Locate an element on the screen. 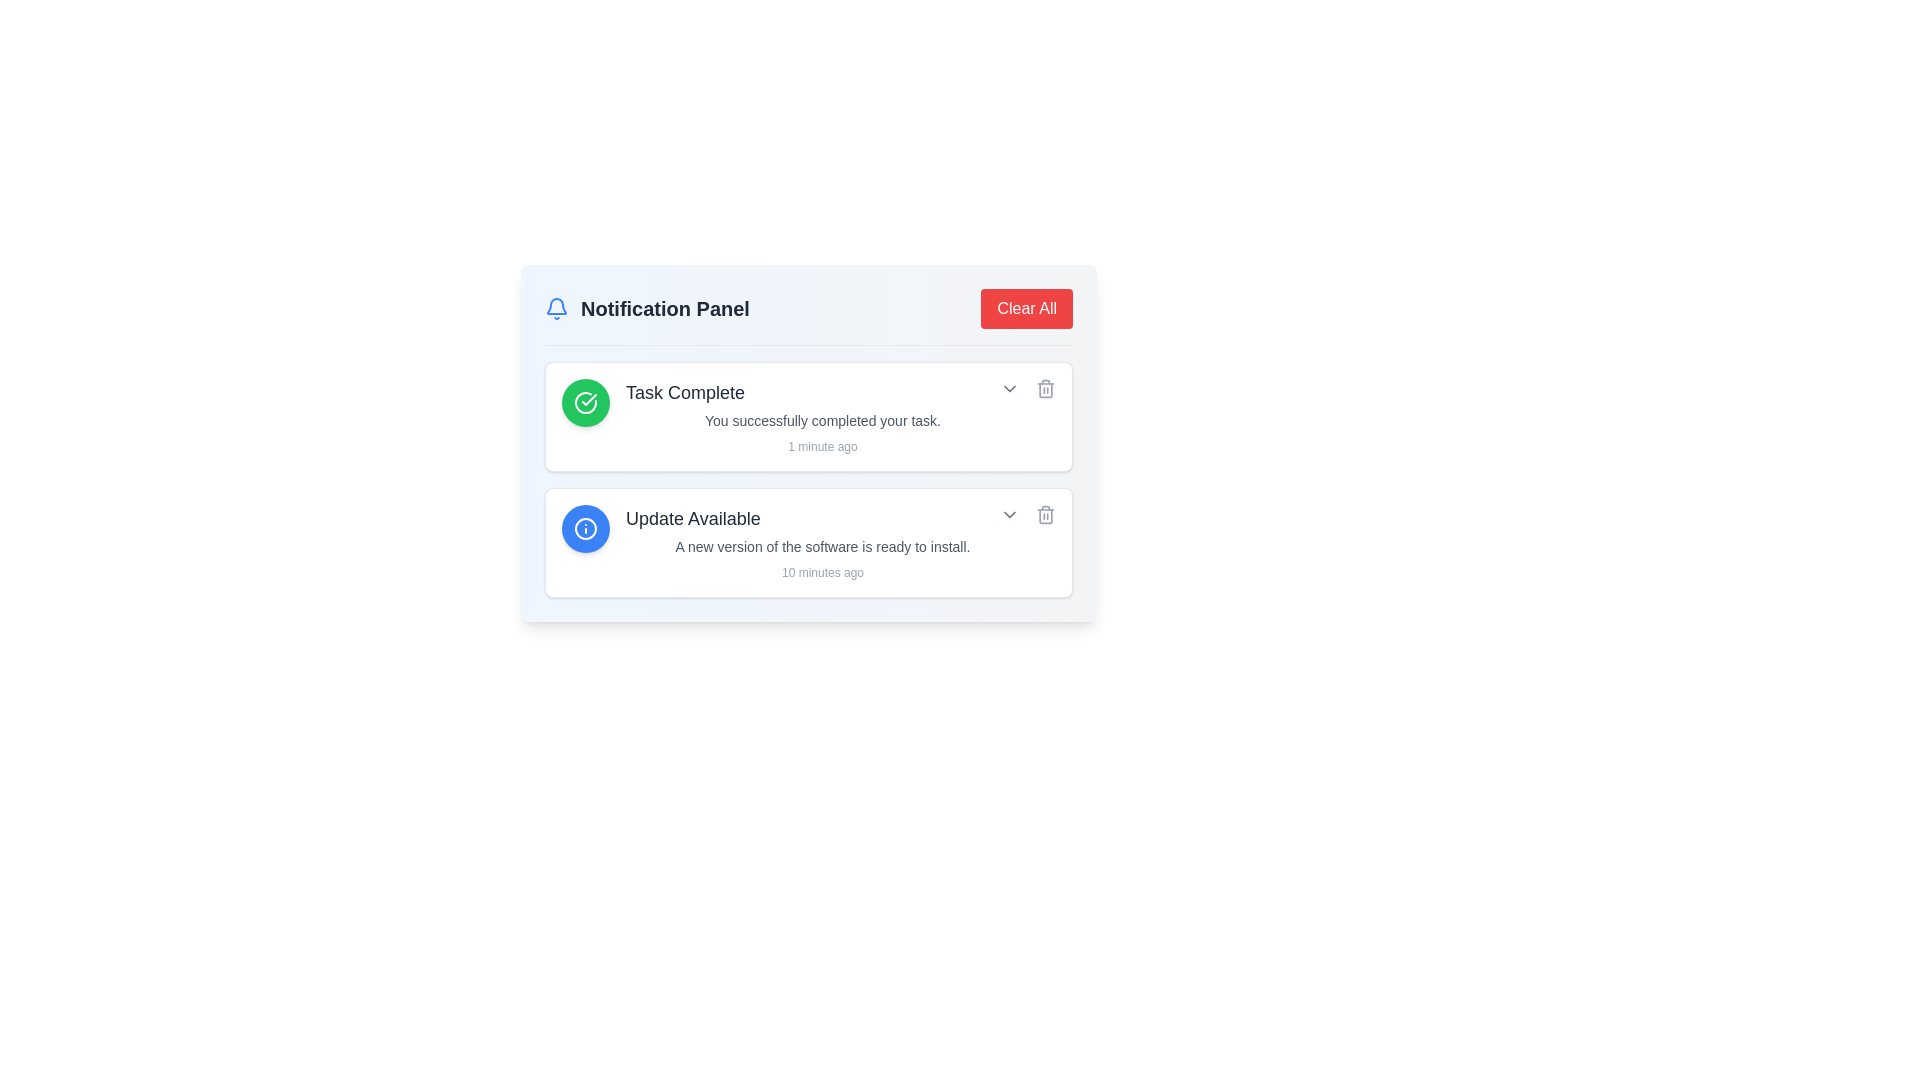 This screenshot has width=1920, height=1080. the success status icon located in the first notification panel to the left of the 'Task Complete' notification is located at coordinates (584, 402).